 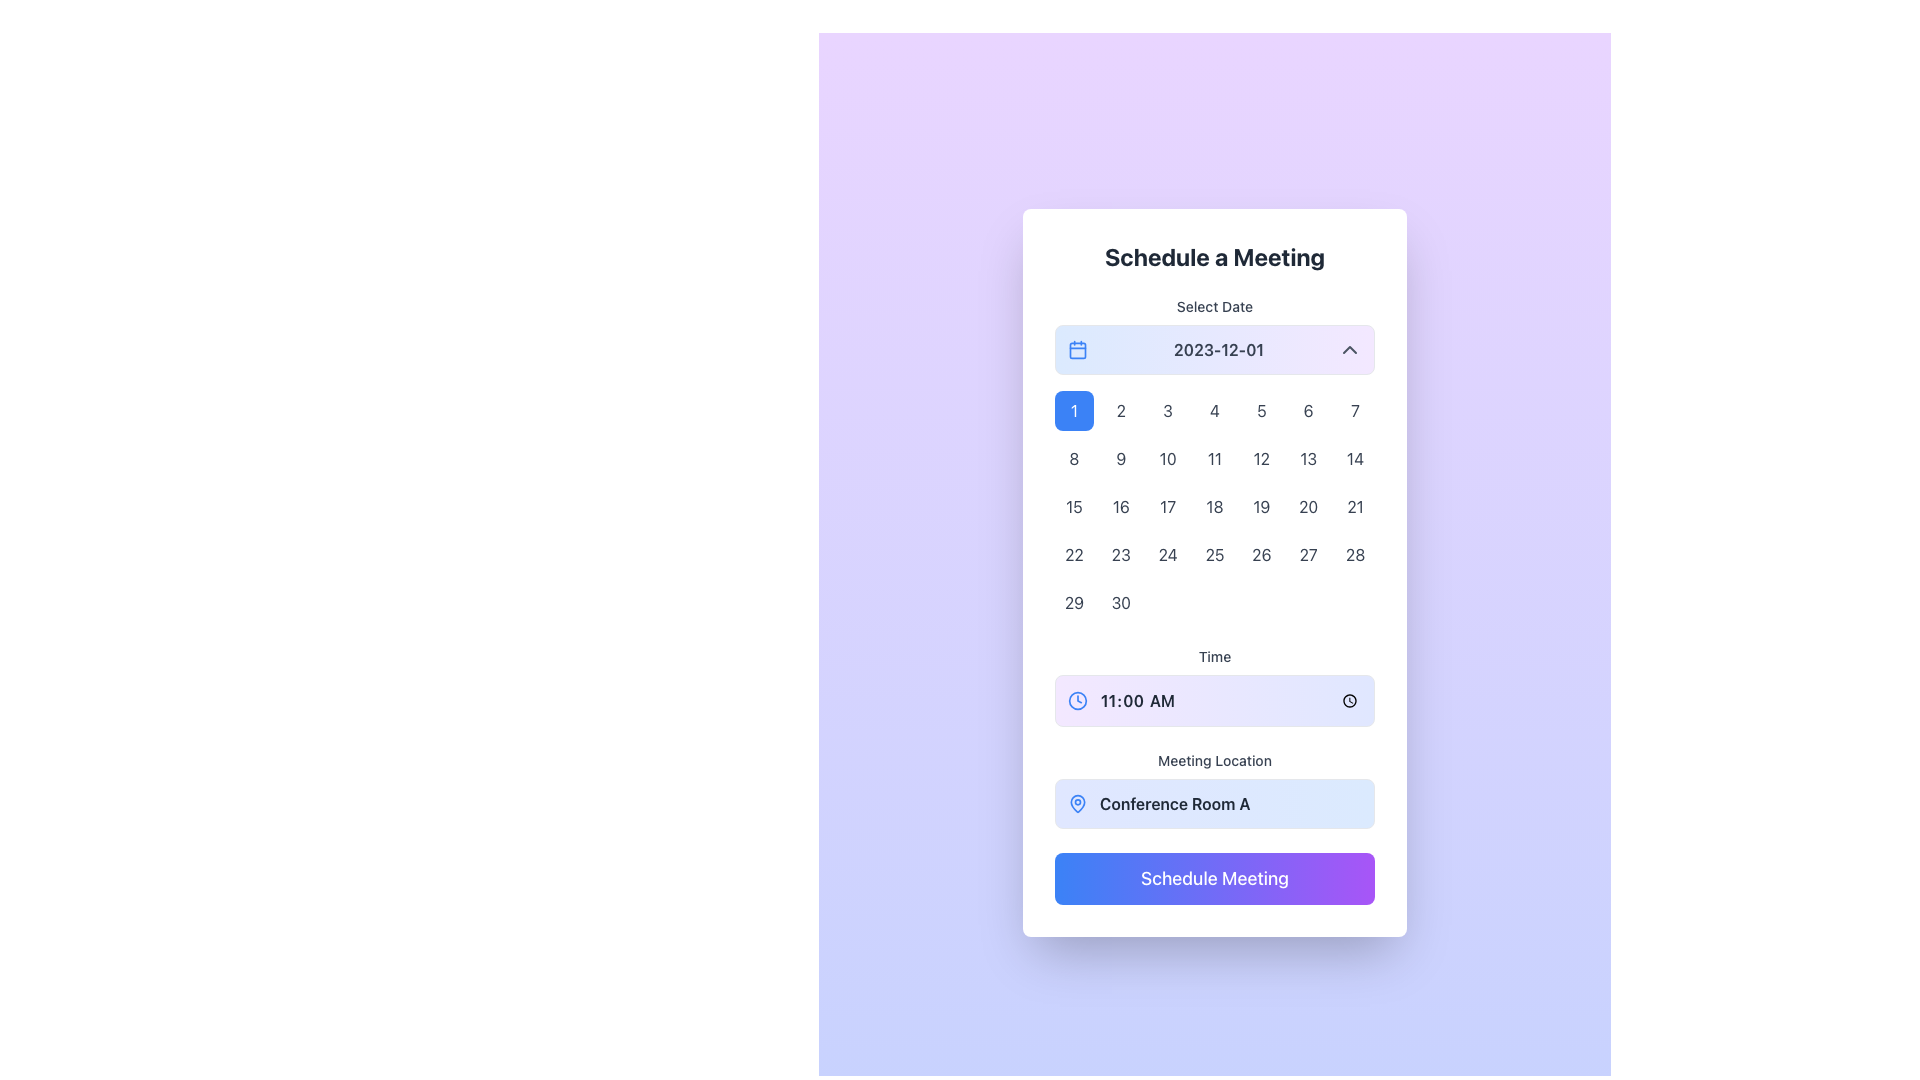 I want to click on the rounded square button displaying the number '21' located in the last column of the third row of the calendar grid, so click(x=1355, y=505).